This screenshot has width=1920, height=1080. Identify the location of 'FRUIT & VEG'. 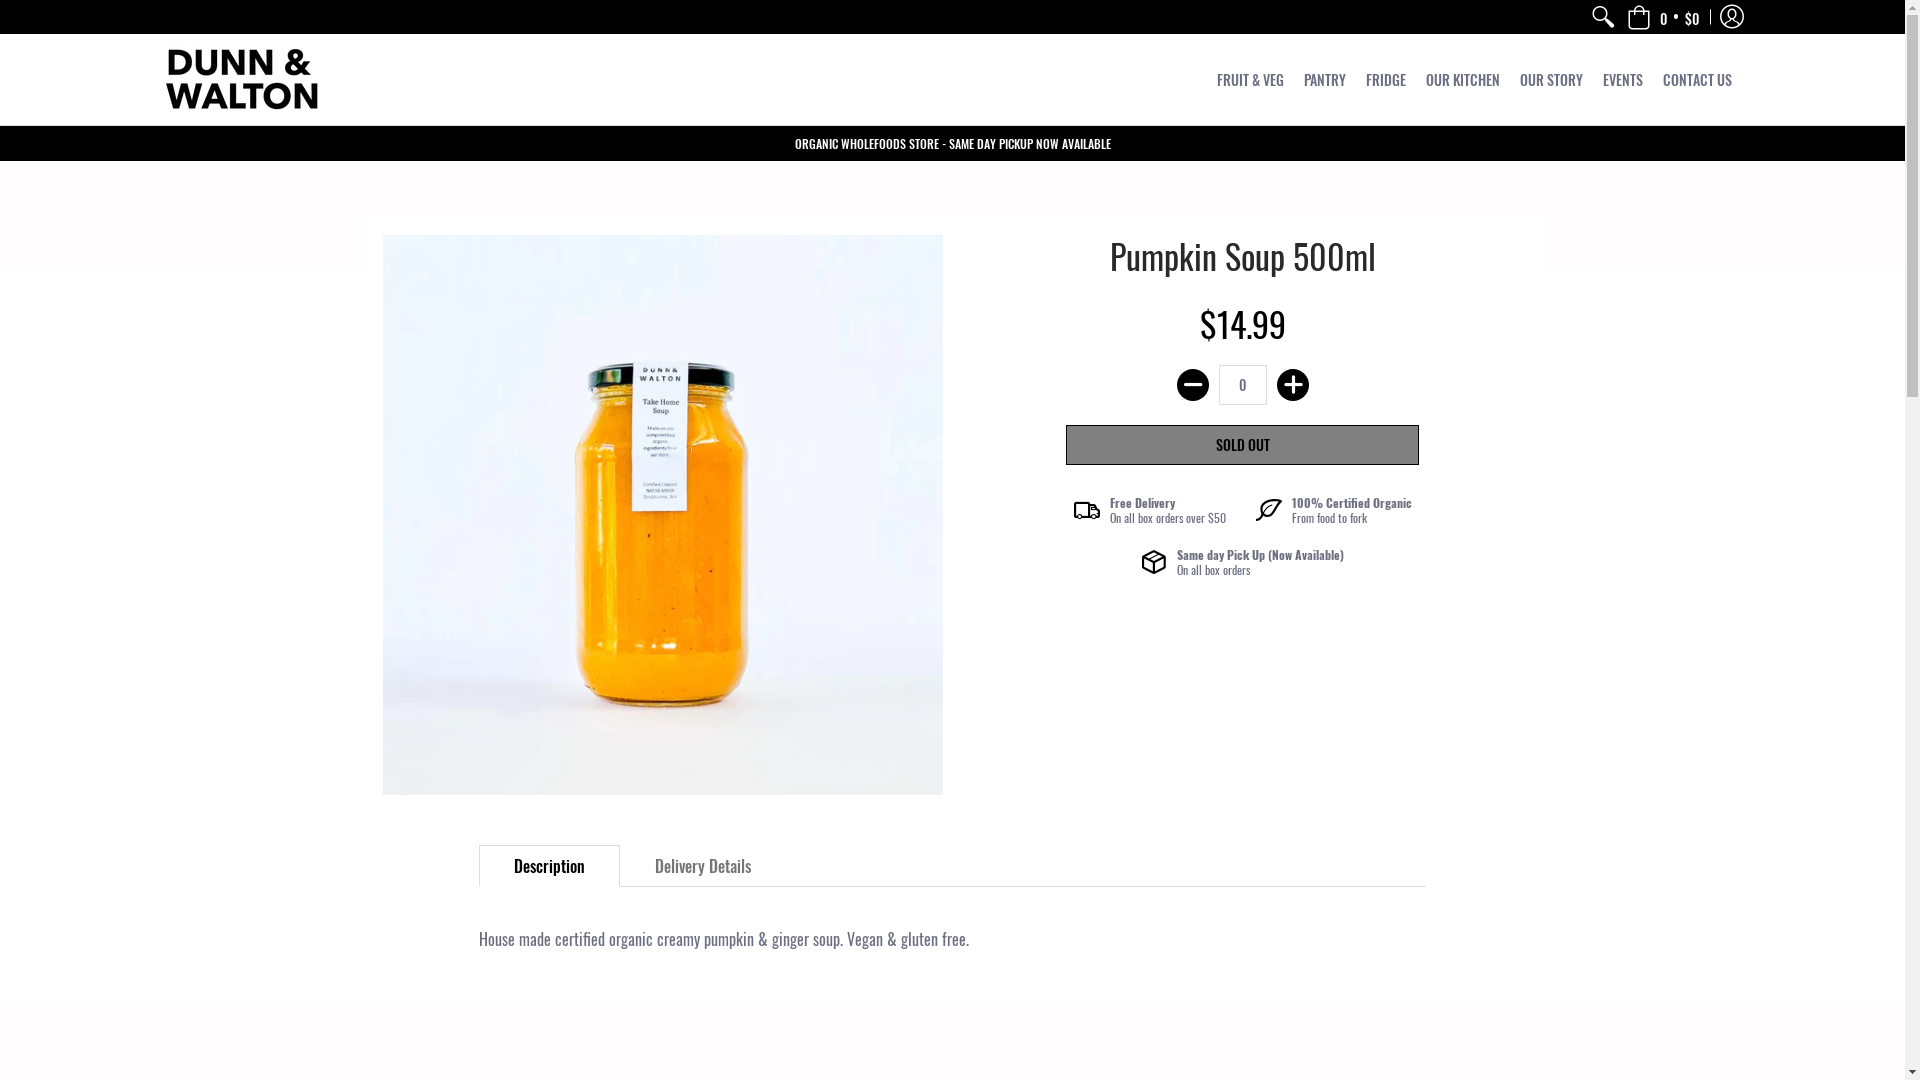
(1249, 78).